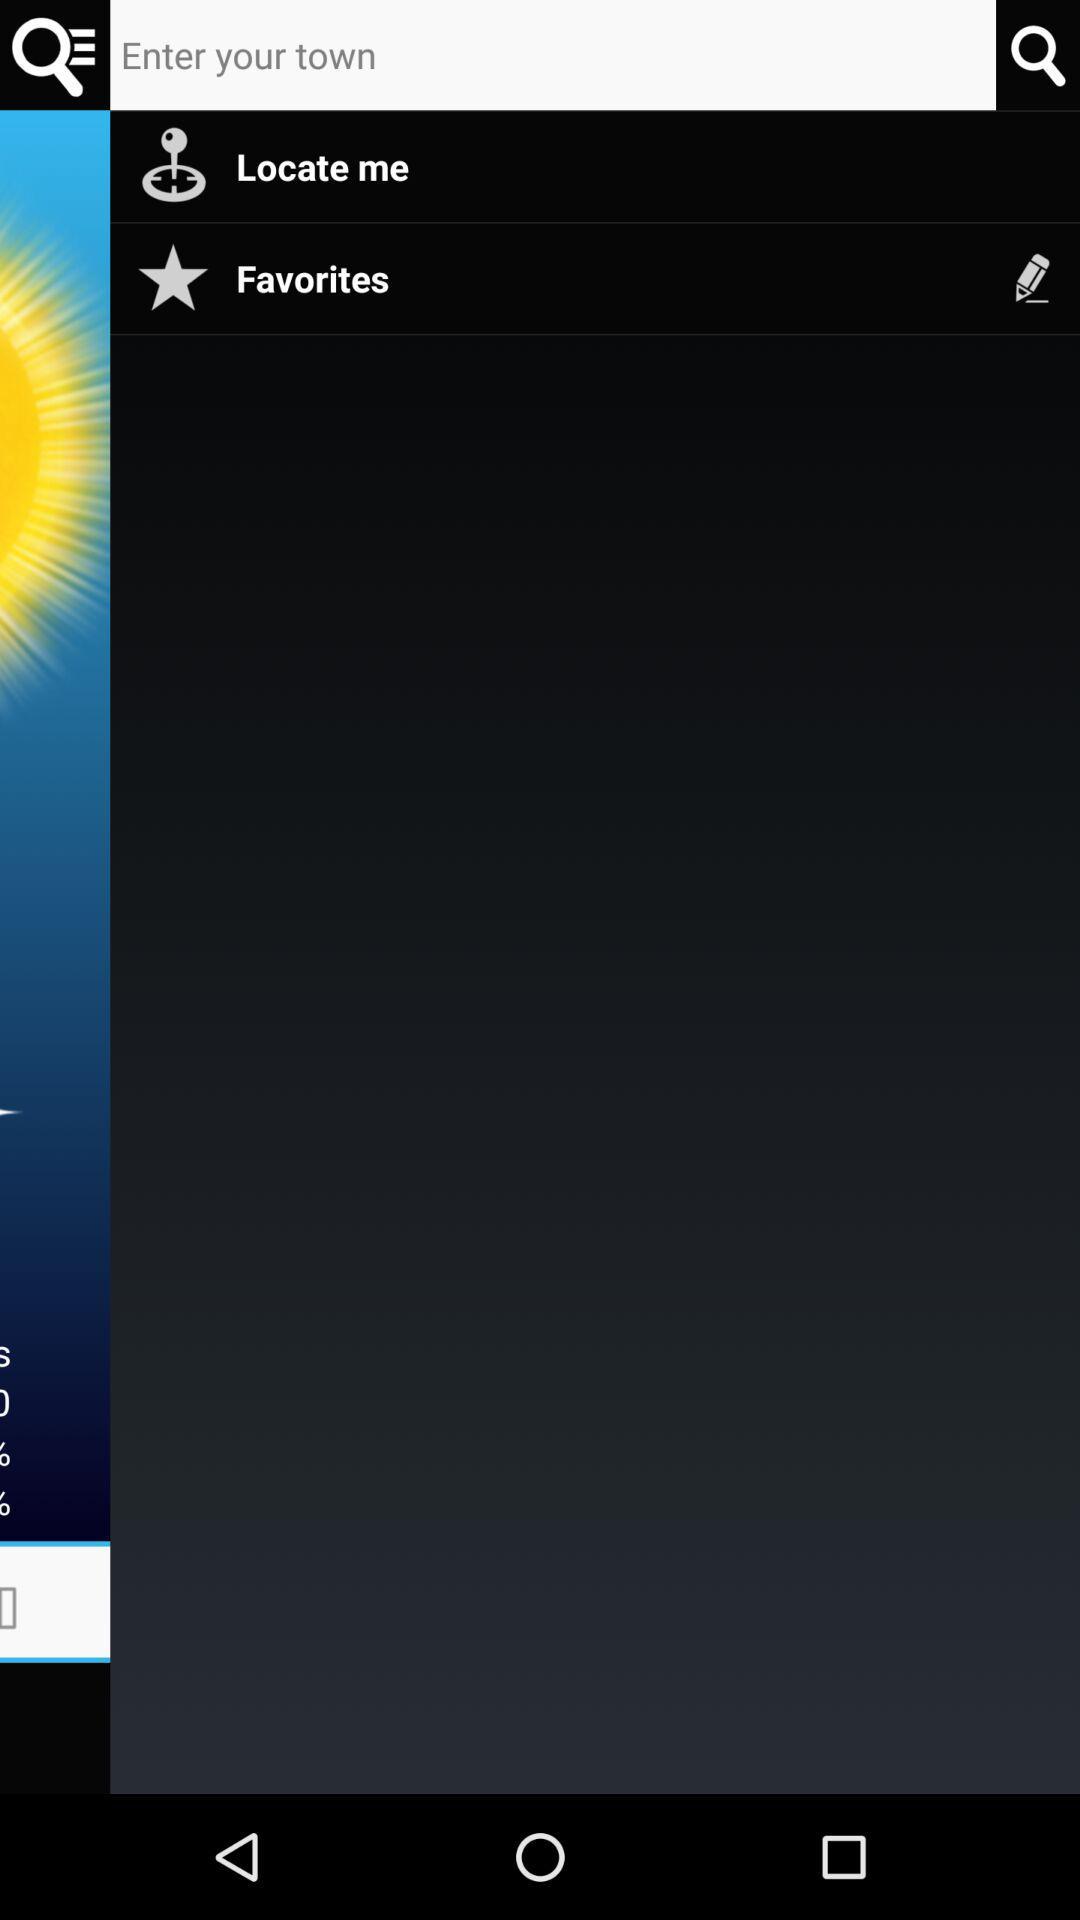  Describe the element at coordinates (553, 55) in the screenshot. I see `your town here` at that location.